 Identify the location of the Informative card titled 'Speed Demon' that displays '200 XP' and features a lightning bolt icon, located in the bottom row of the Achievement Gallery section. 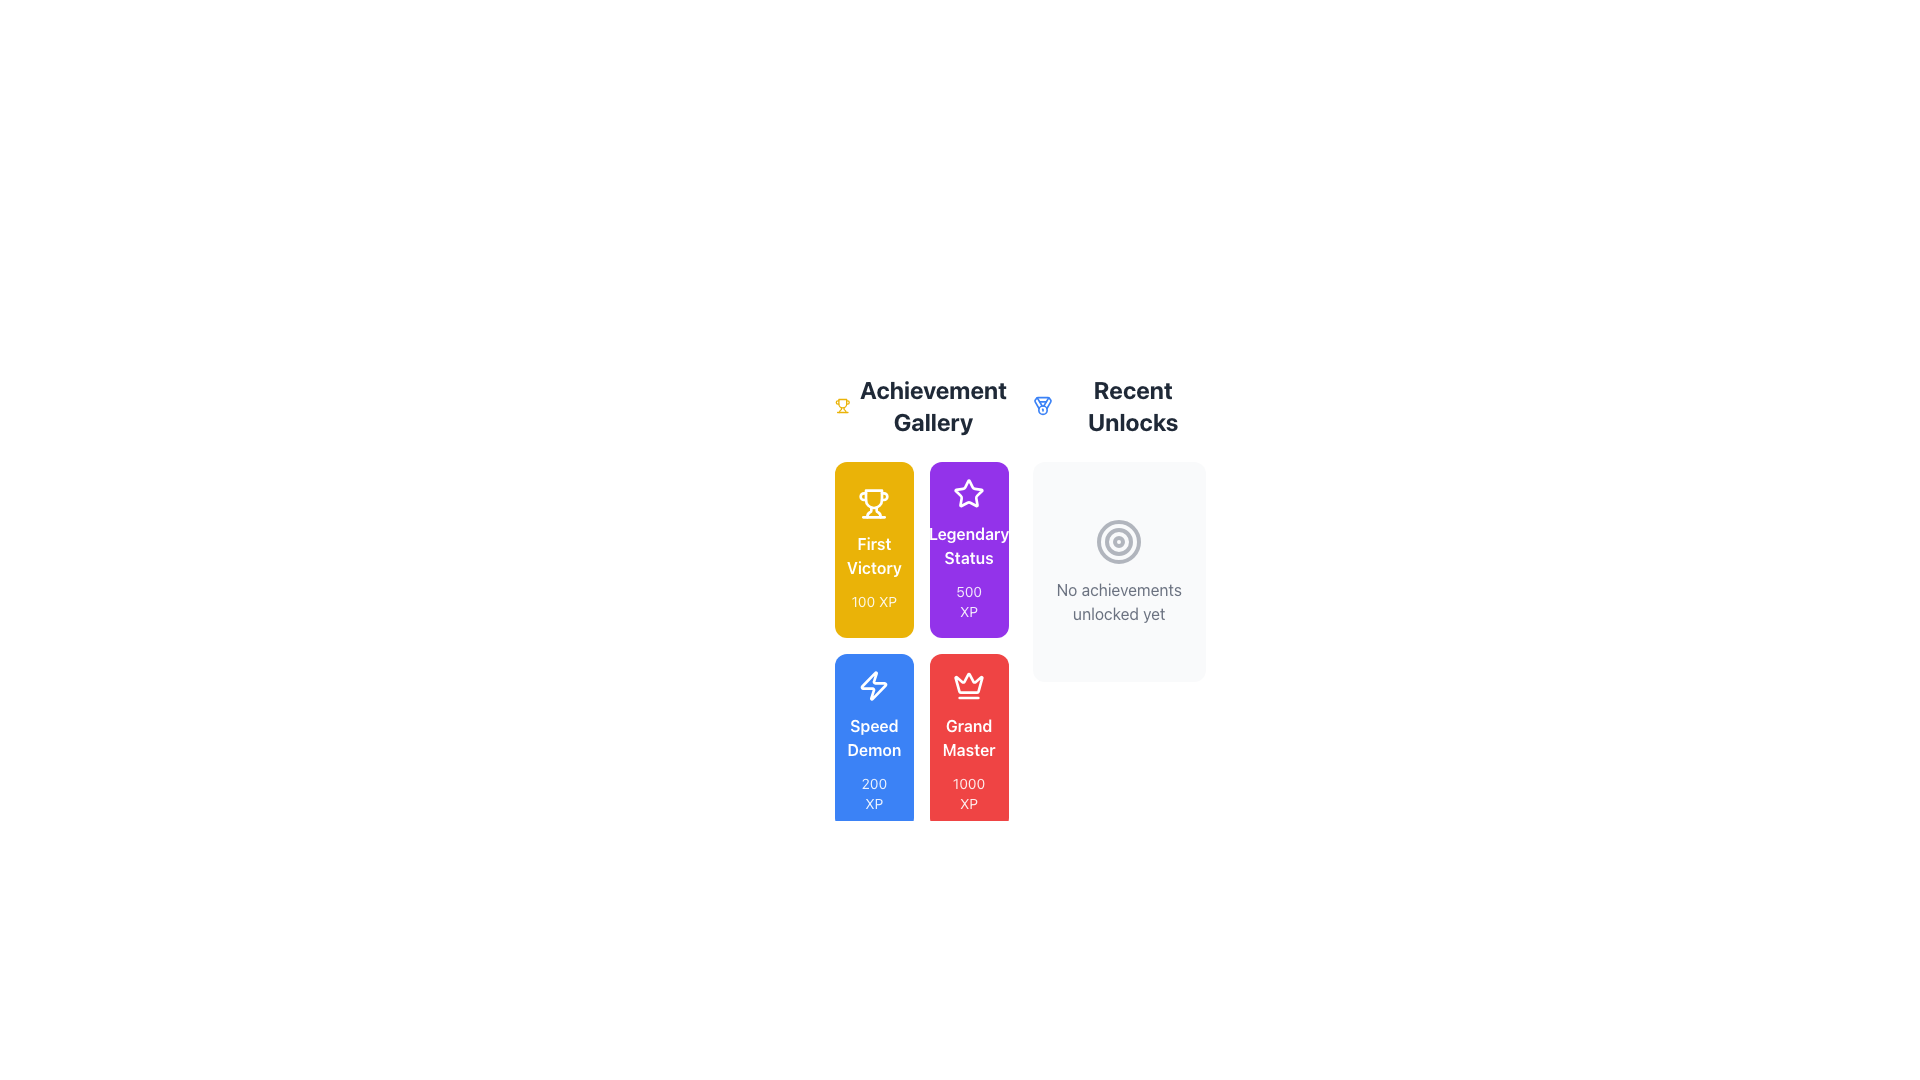
(874, 741).